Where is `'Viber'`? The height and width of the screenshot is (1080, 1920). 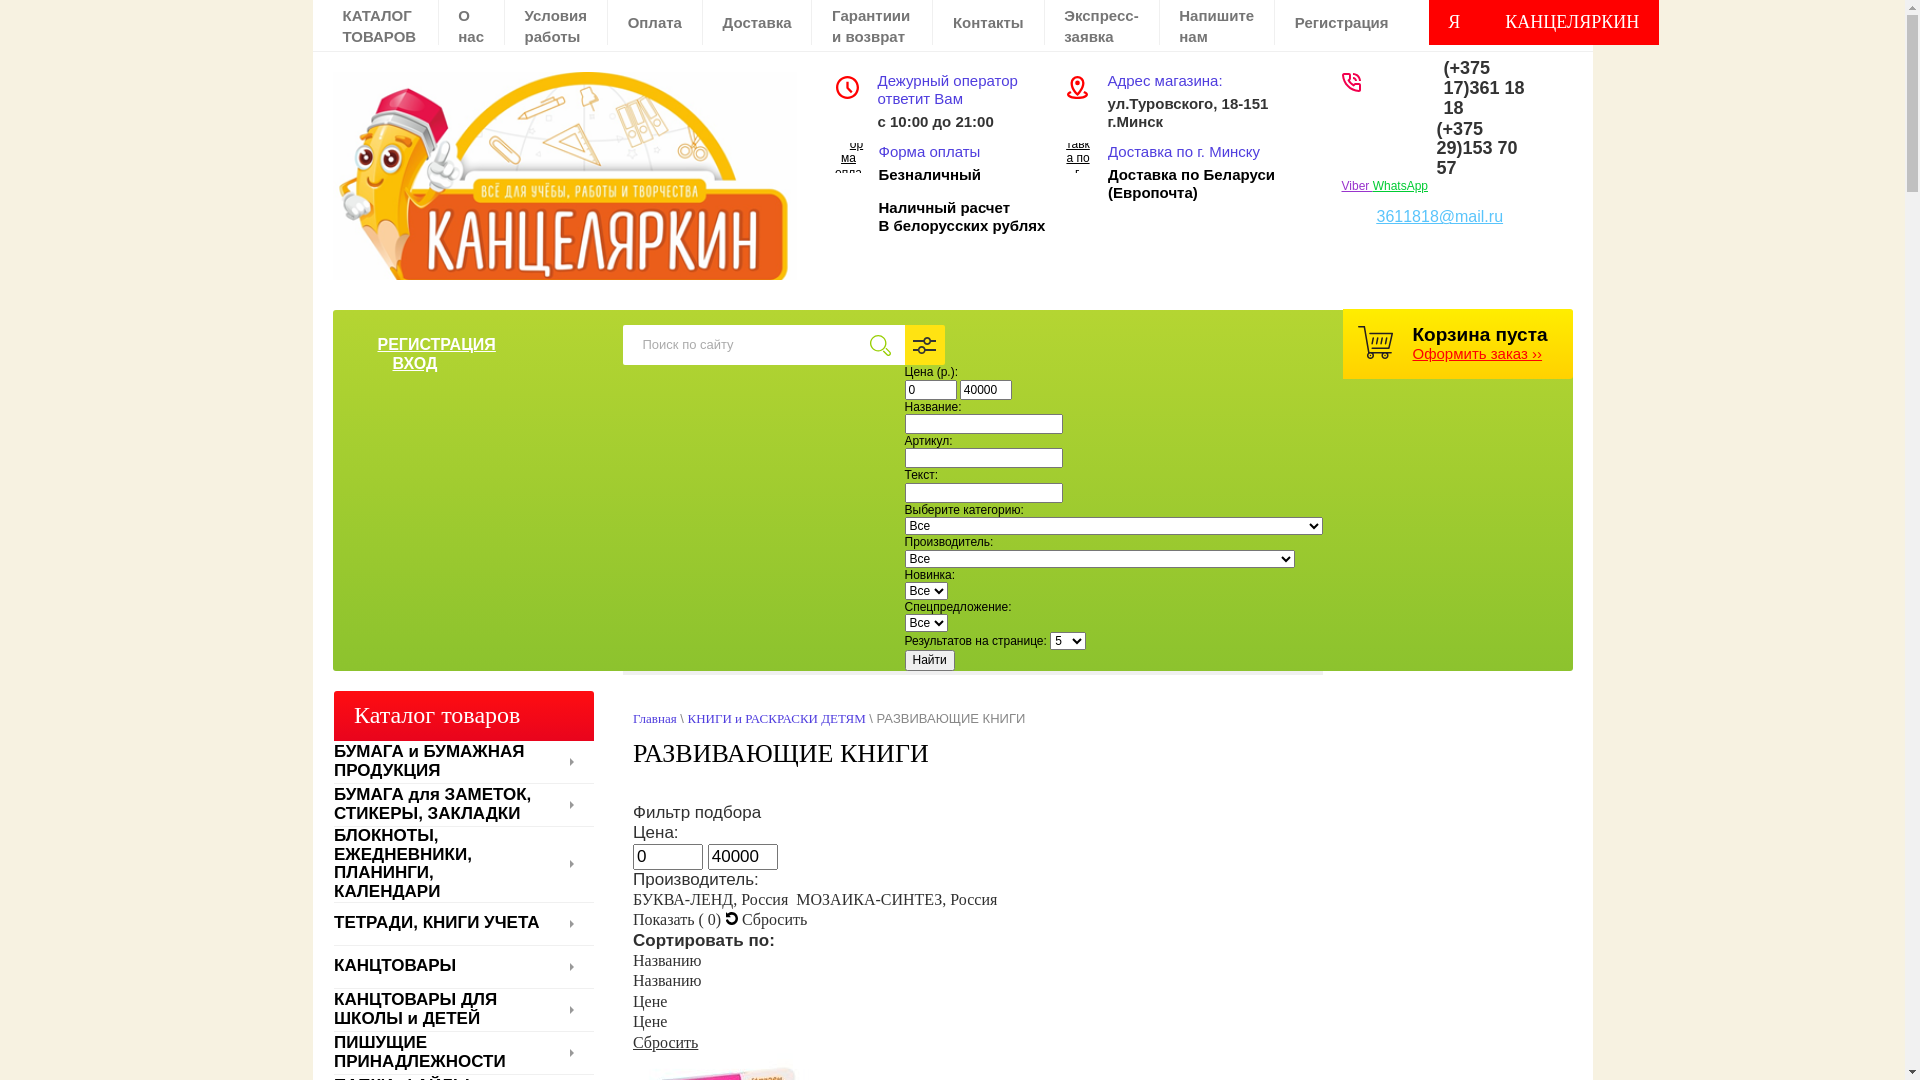
'Viber' is located at coordinates (1357, 185).